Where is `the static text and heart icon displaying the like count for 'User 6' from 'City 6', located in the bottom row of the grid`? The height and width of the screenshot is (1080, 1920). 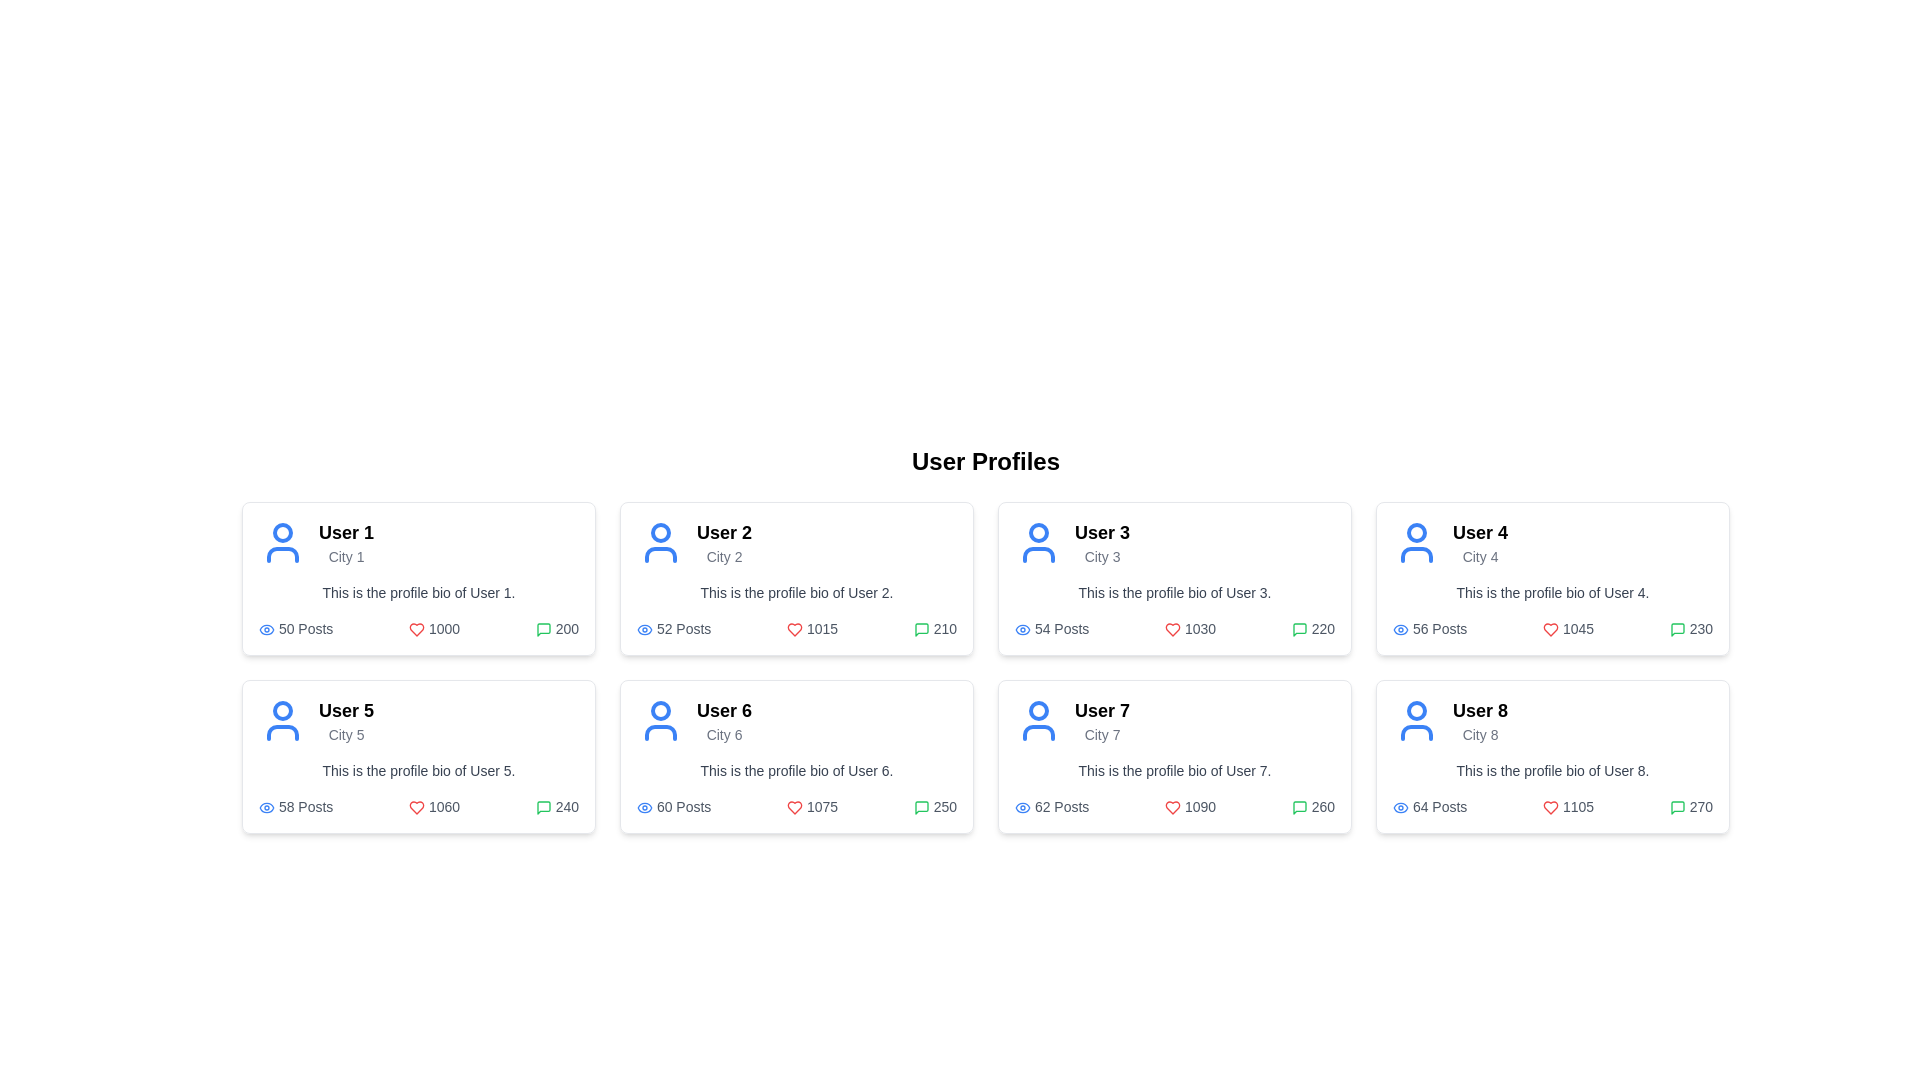 the static text and heart icon displaying the like count for 'User 6' from 'City 6', located in the bottom row of the grid is located at coordinates (812, 805).